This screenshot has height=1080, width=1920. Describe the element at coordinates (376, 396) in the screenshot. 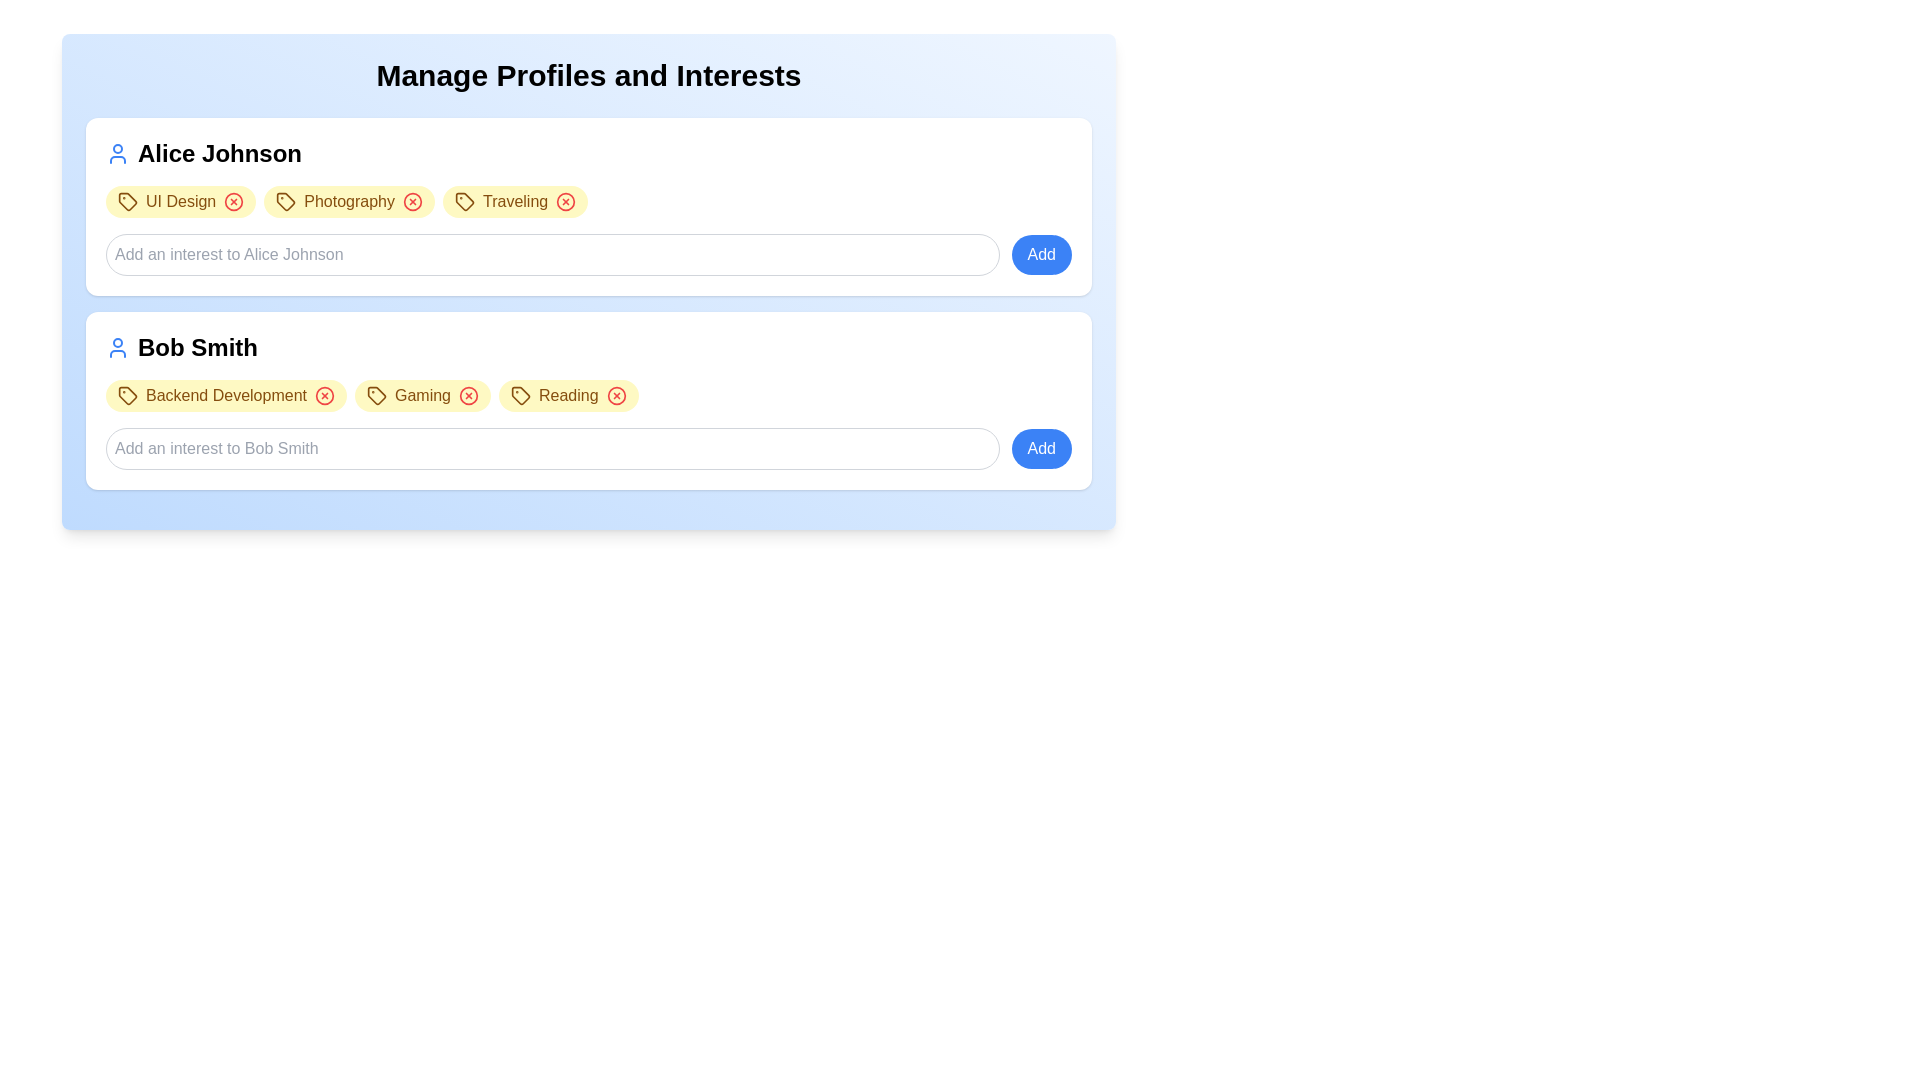

I see `the tagging icon located to the left of the 'Gaming' text in the 'Bob Smith' profile section` at that location.